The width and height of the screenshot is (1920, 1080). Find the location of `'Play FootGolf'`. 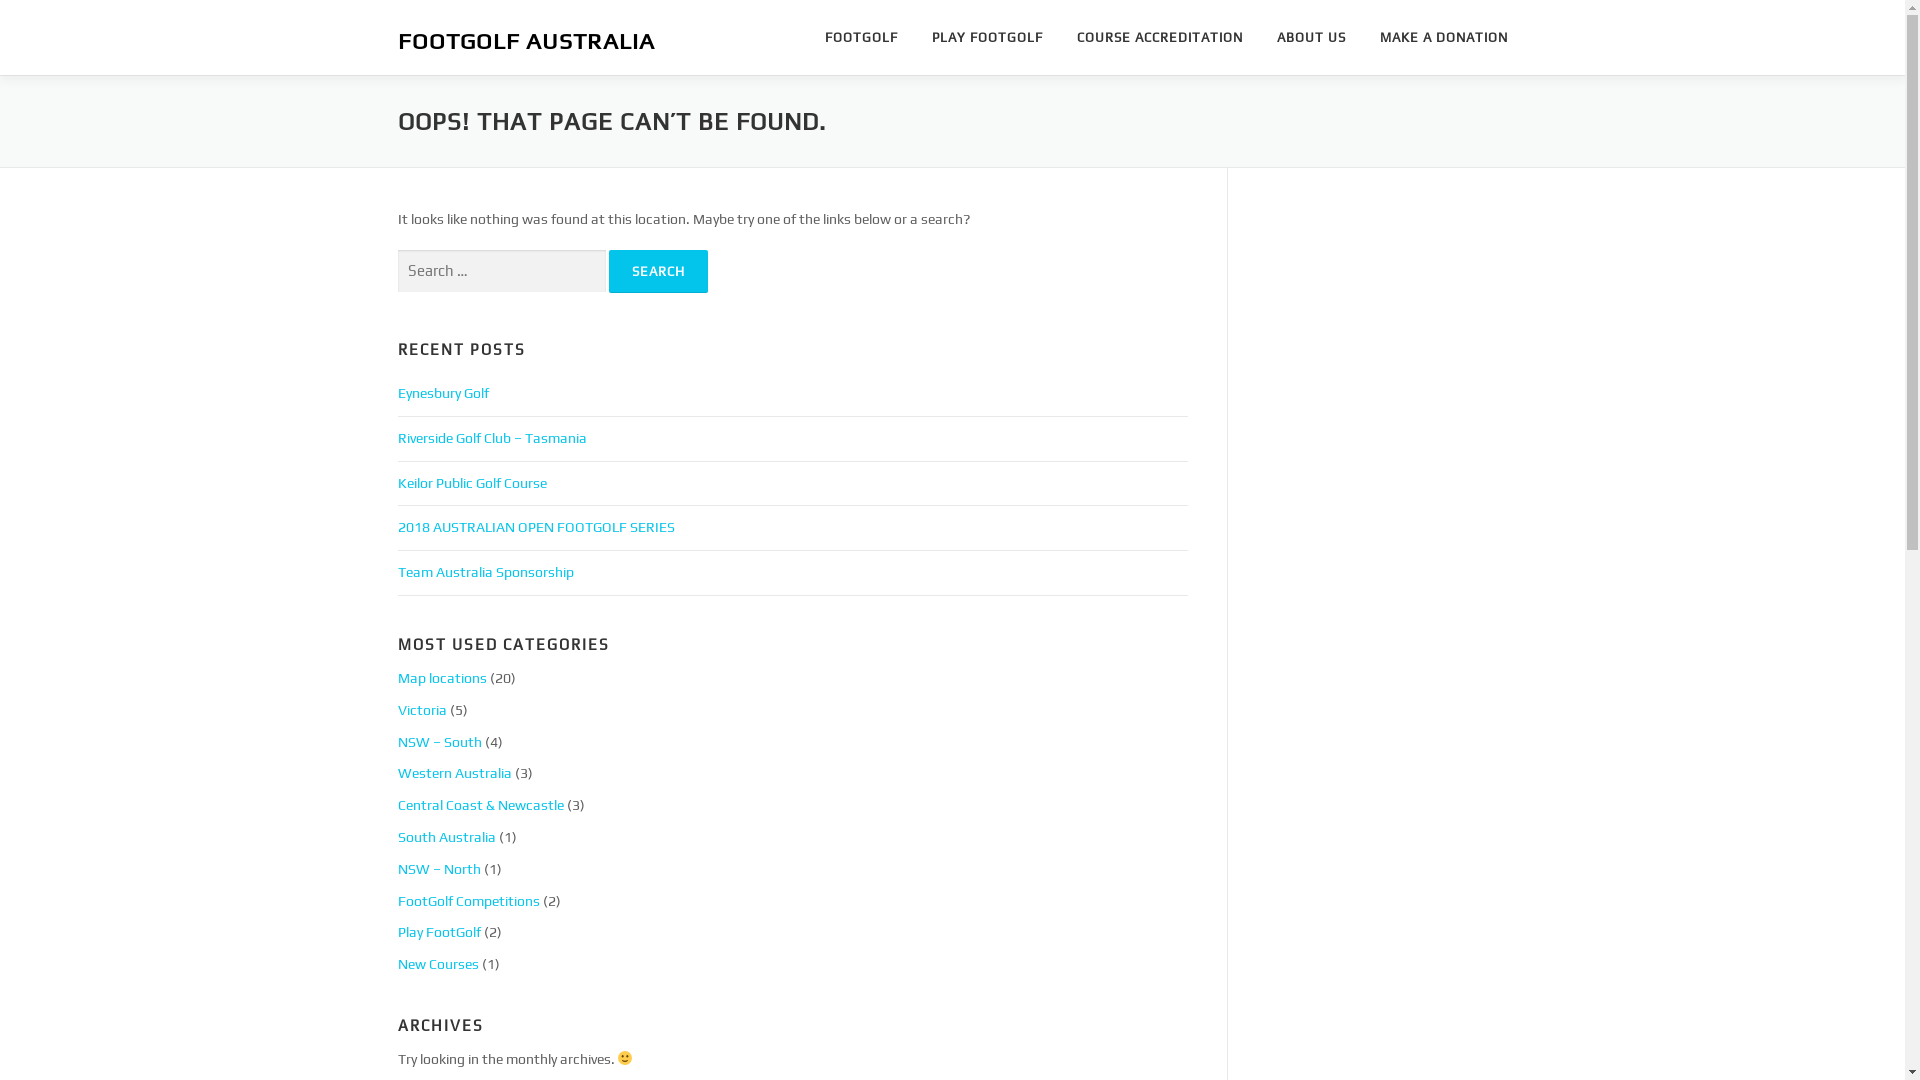

'Play FootGolf' is located at coordinates (438, 932).